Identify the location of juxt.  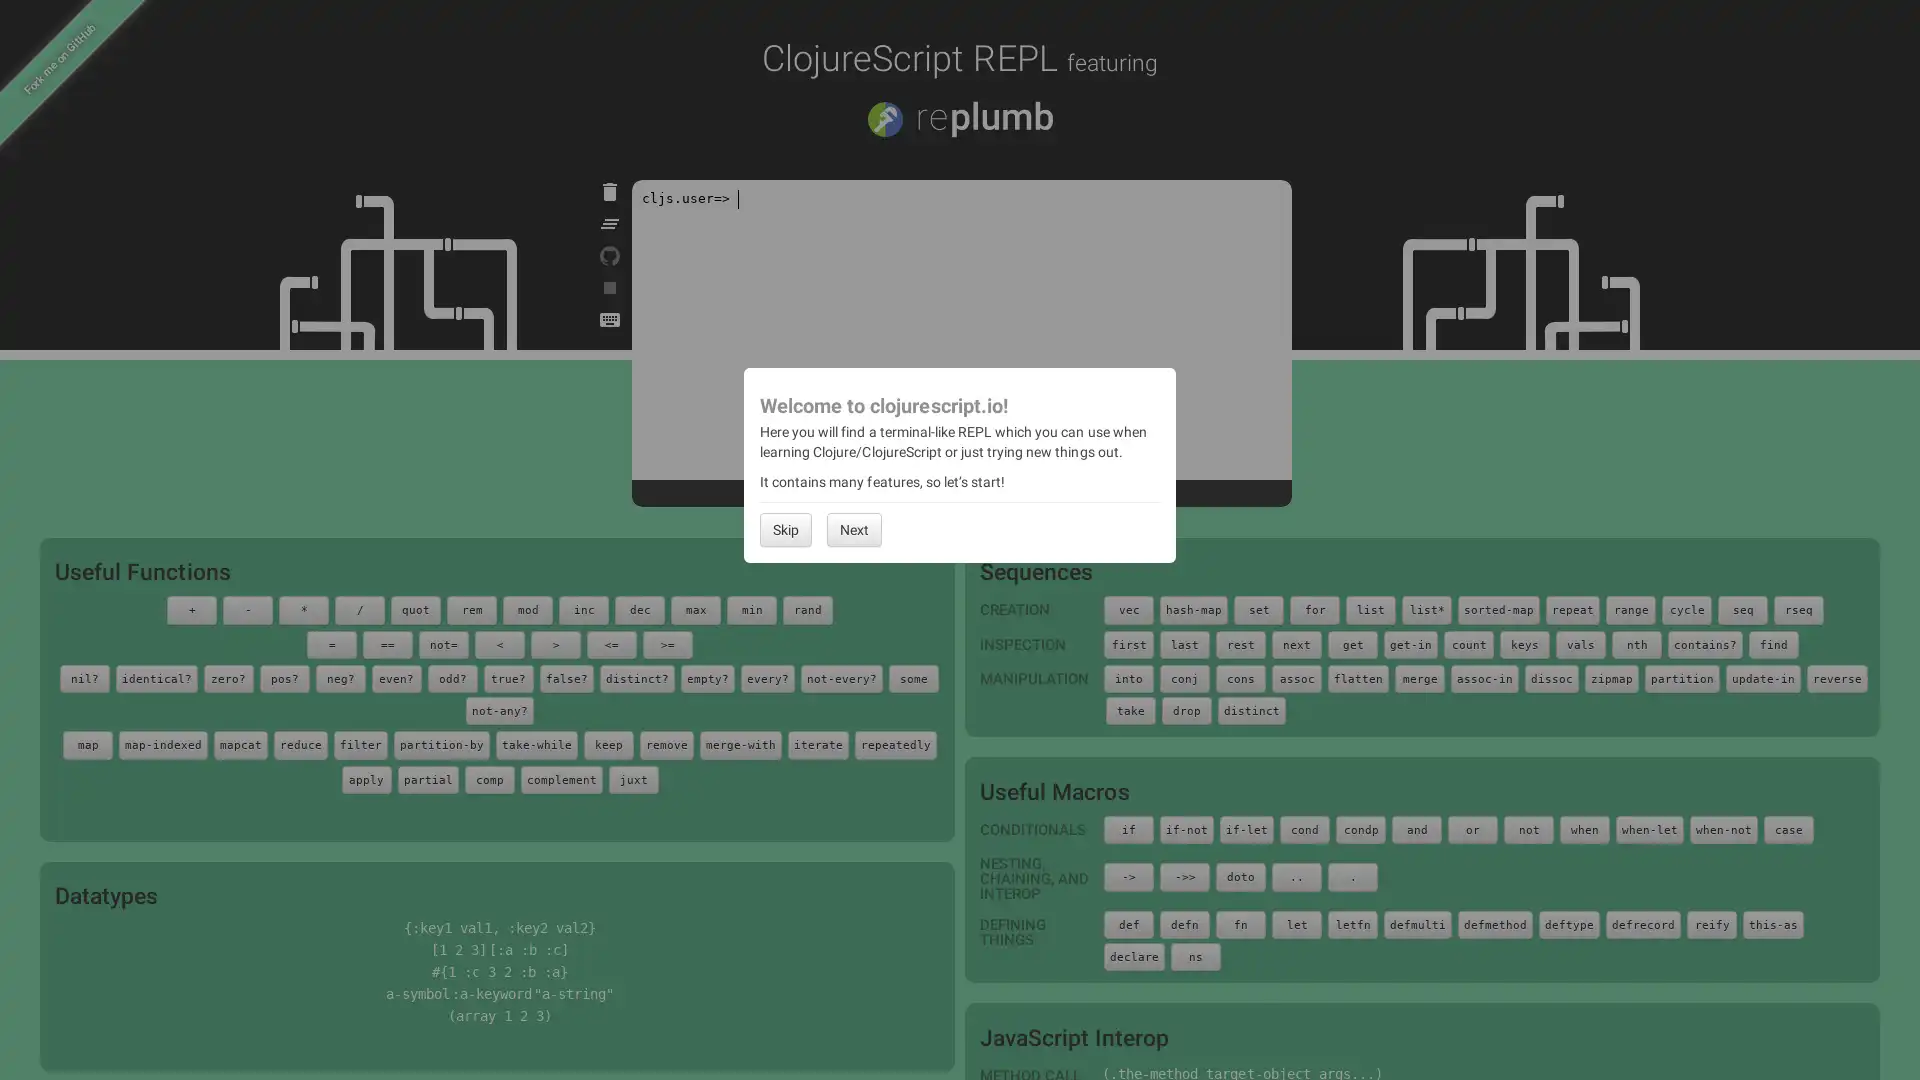
(632, 778).